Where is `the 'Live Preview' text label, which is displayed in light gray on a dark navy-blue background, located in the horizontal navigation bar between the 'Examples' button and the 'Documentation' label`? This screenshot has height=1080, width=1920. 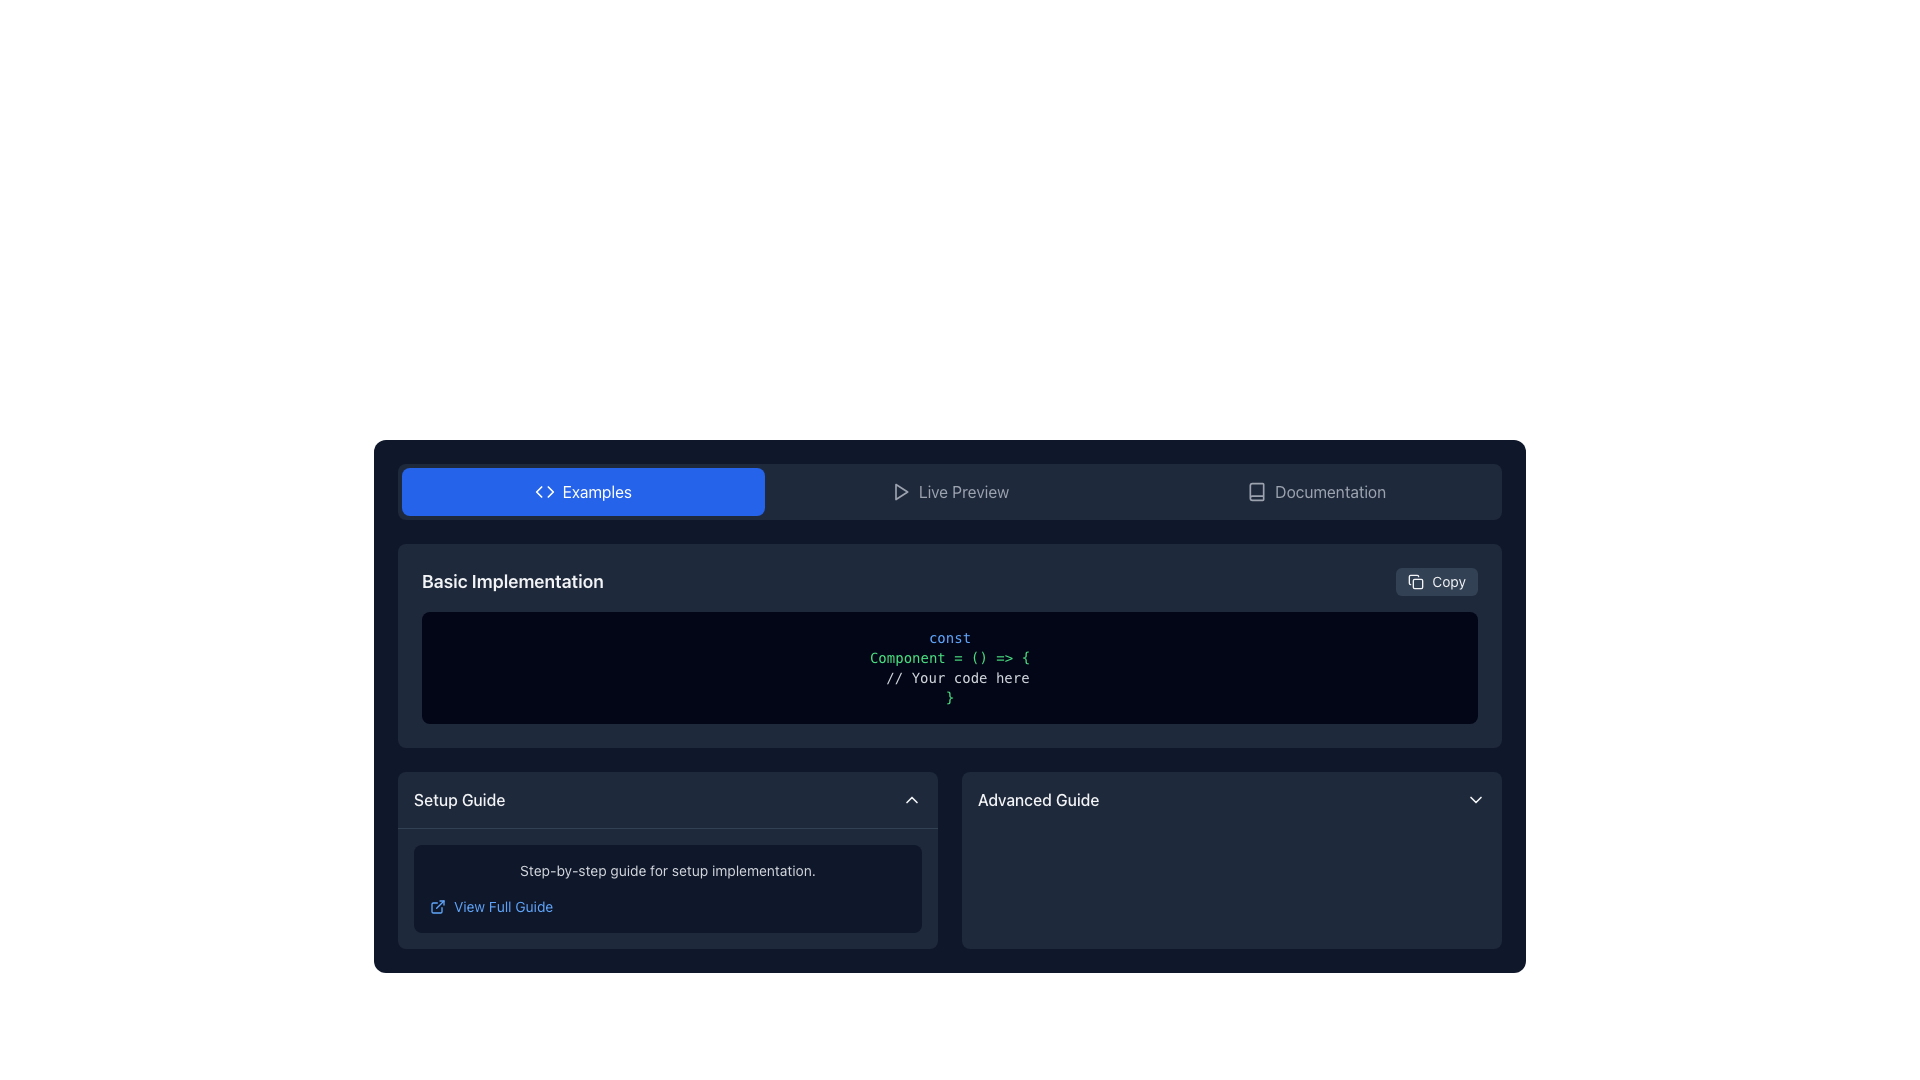 the 'Live Preview' text label, which is displayed in light gray on a dark navy-blue background, located in the horizontal navigation bar between the 'Examples' button and the 'Documentation' label is located at coordinates (964, 492).